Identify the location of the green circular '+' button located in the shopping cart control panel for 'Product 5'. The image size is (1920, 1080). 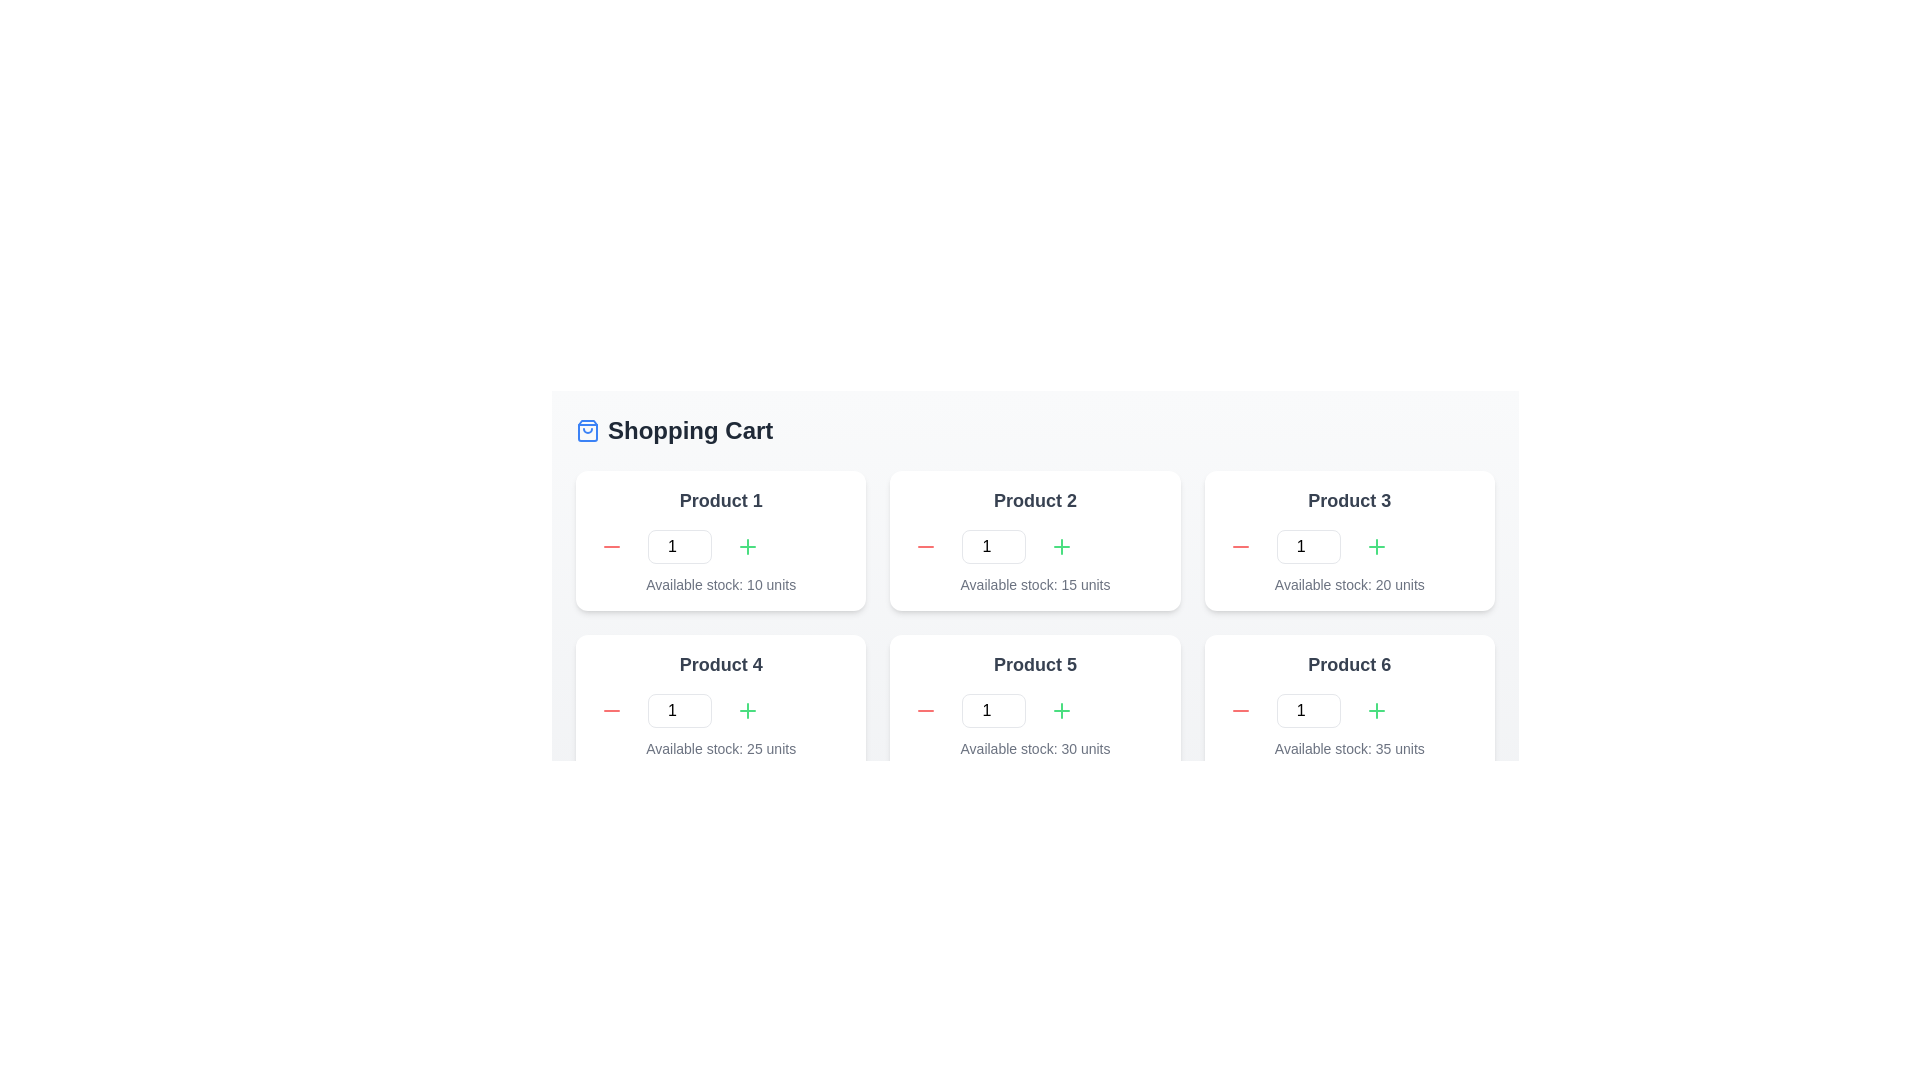
(1061, 709).